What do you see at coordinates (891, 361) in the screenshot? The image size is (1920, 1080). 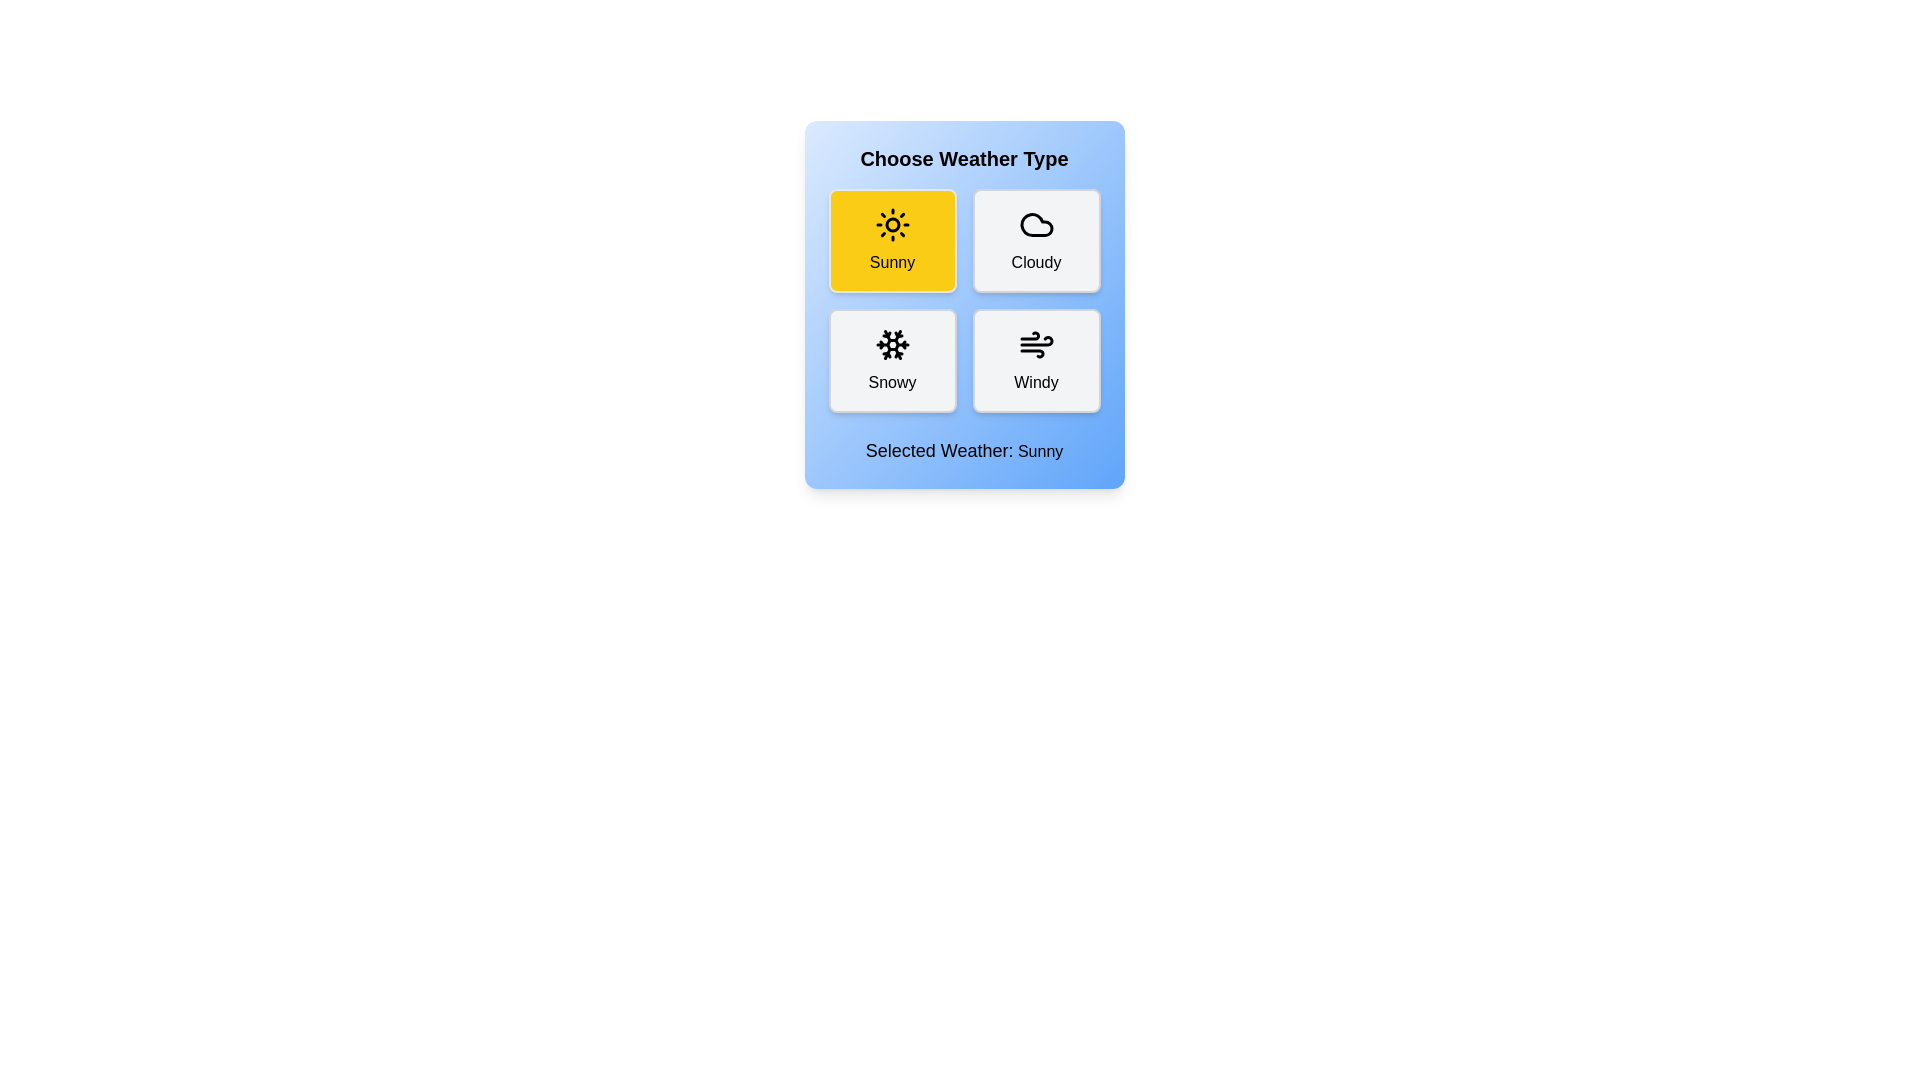 I see `the button corresponding to the weather option Snowy` at bounding box center [891, 361].